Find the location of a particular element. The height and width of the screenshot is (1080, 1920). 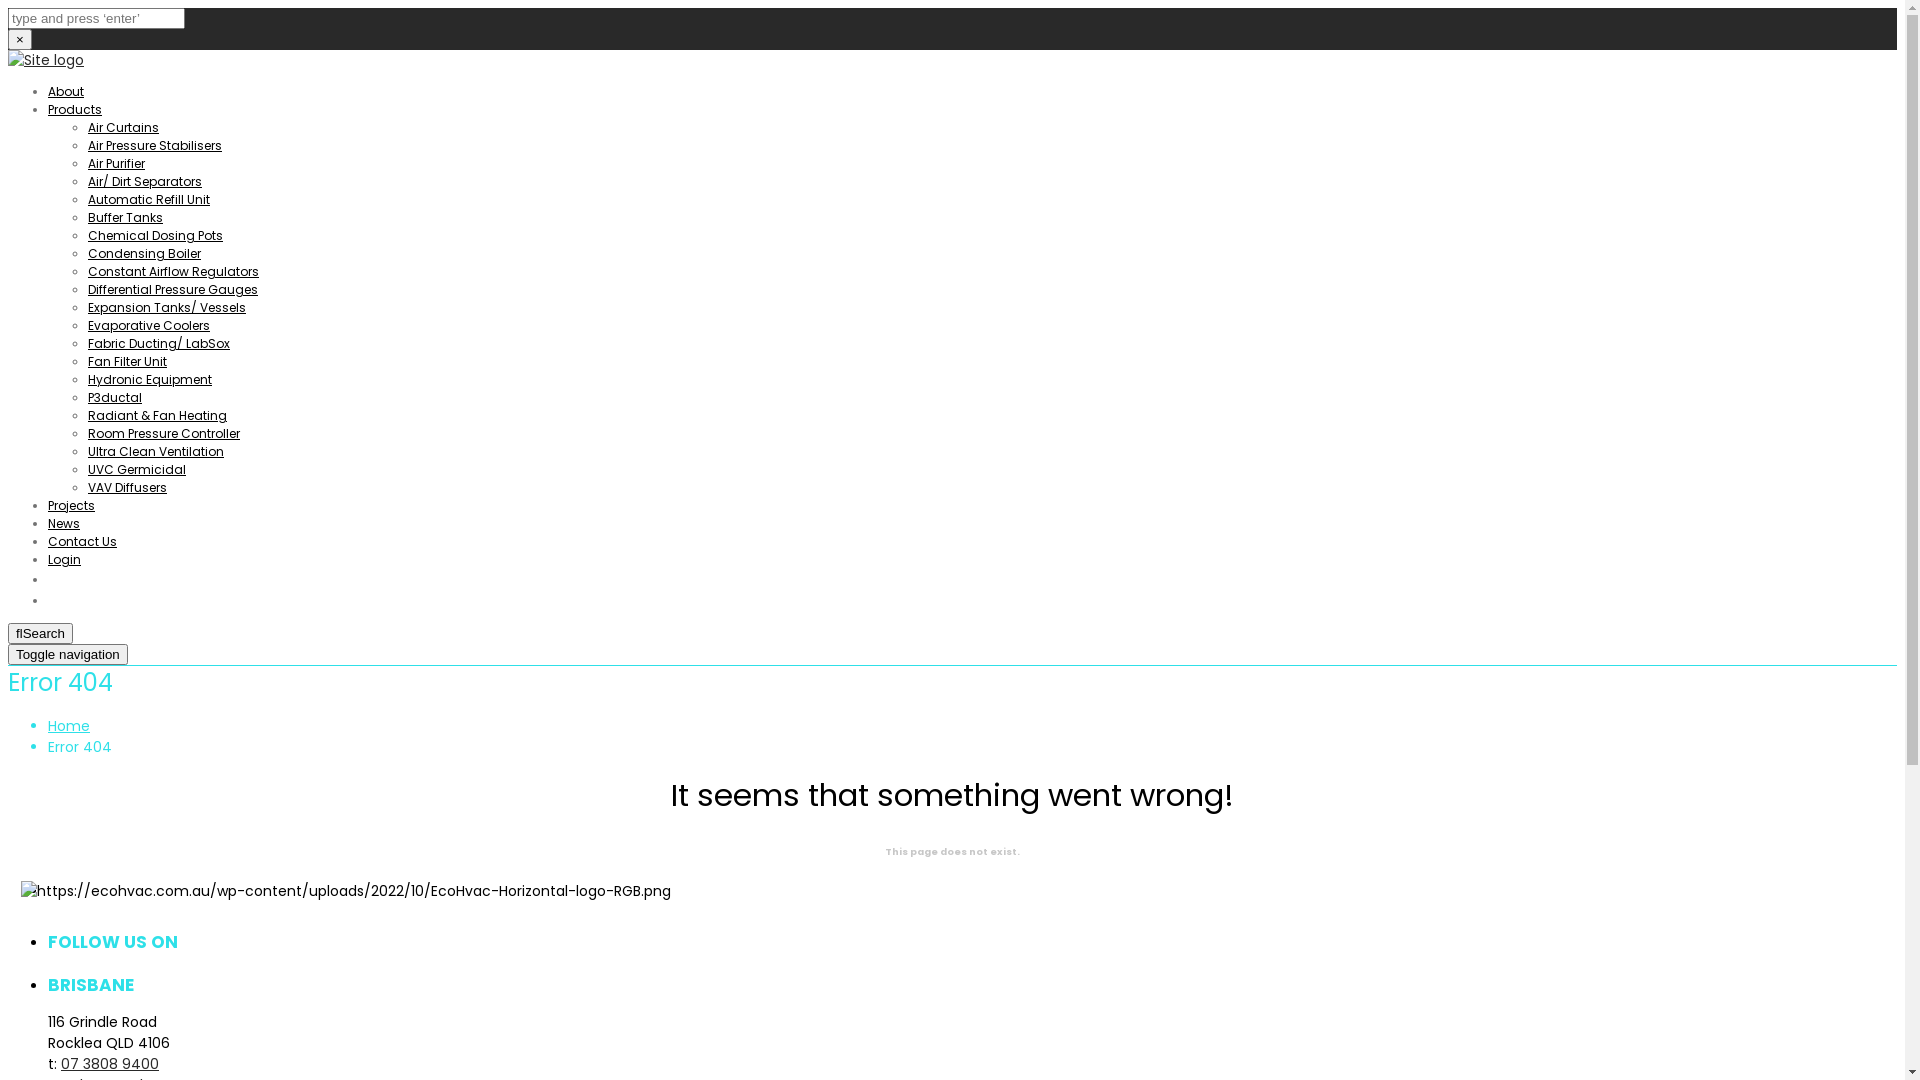

'P3ductal' is located at coordinates (86, 397).